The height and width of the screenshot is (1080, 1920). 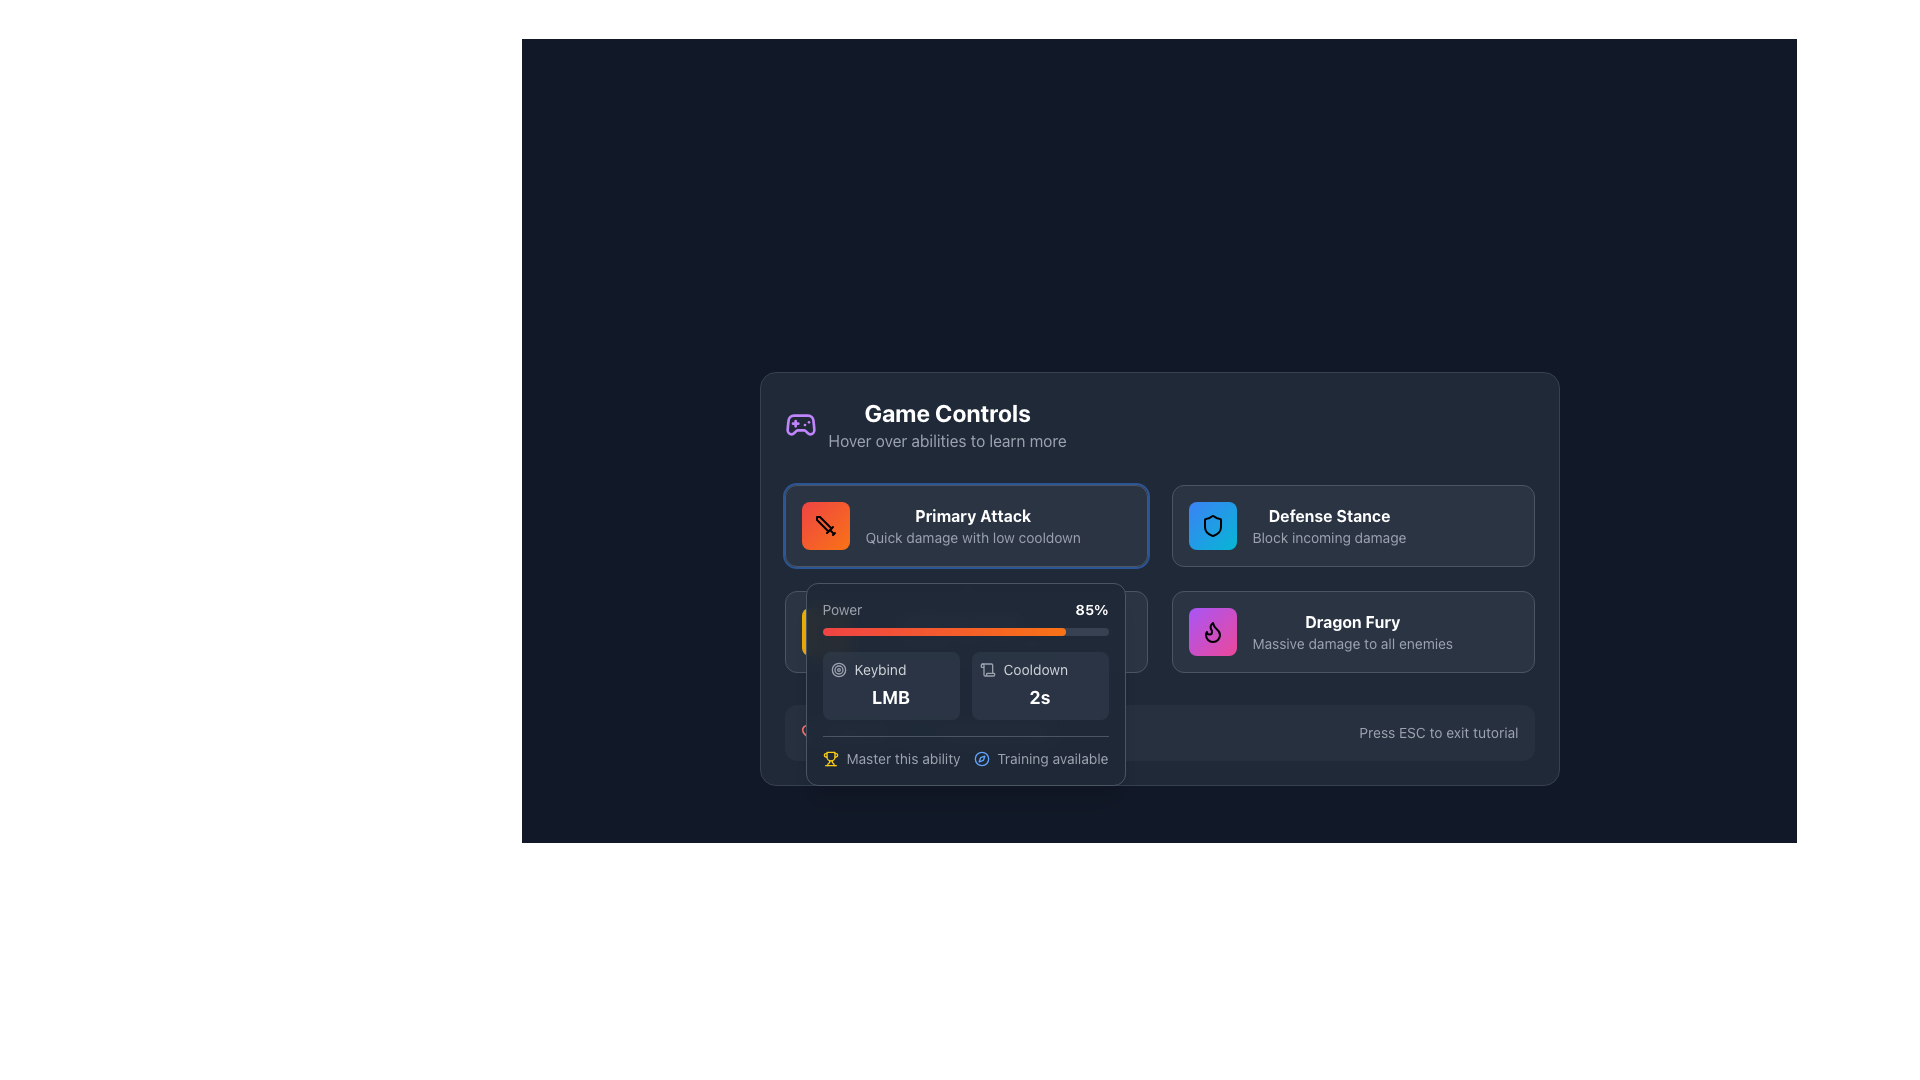 What do you see at coordinates (946, 411) in the screenshot?
I see `the heading element that contains the text 'Game Controls' in a bold, large font located at the top of the section` at bounding box center [946, 411].